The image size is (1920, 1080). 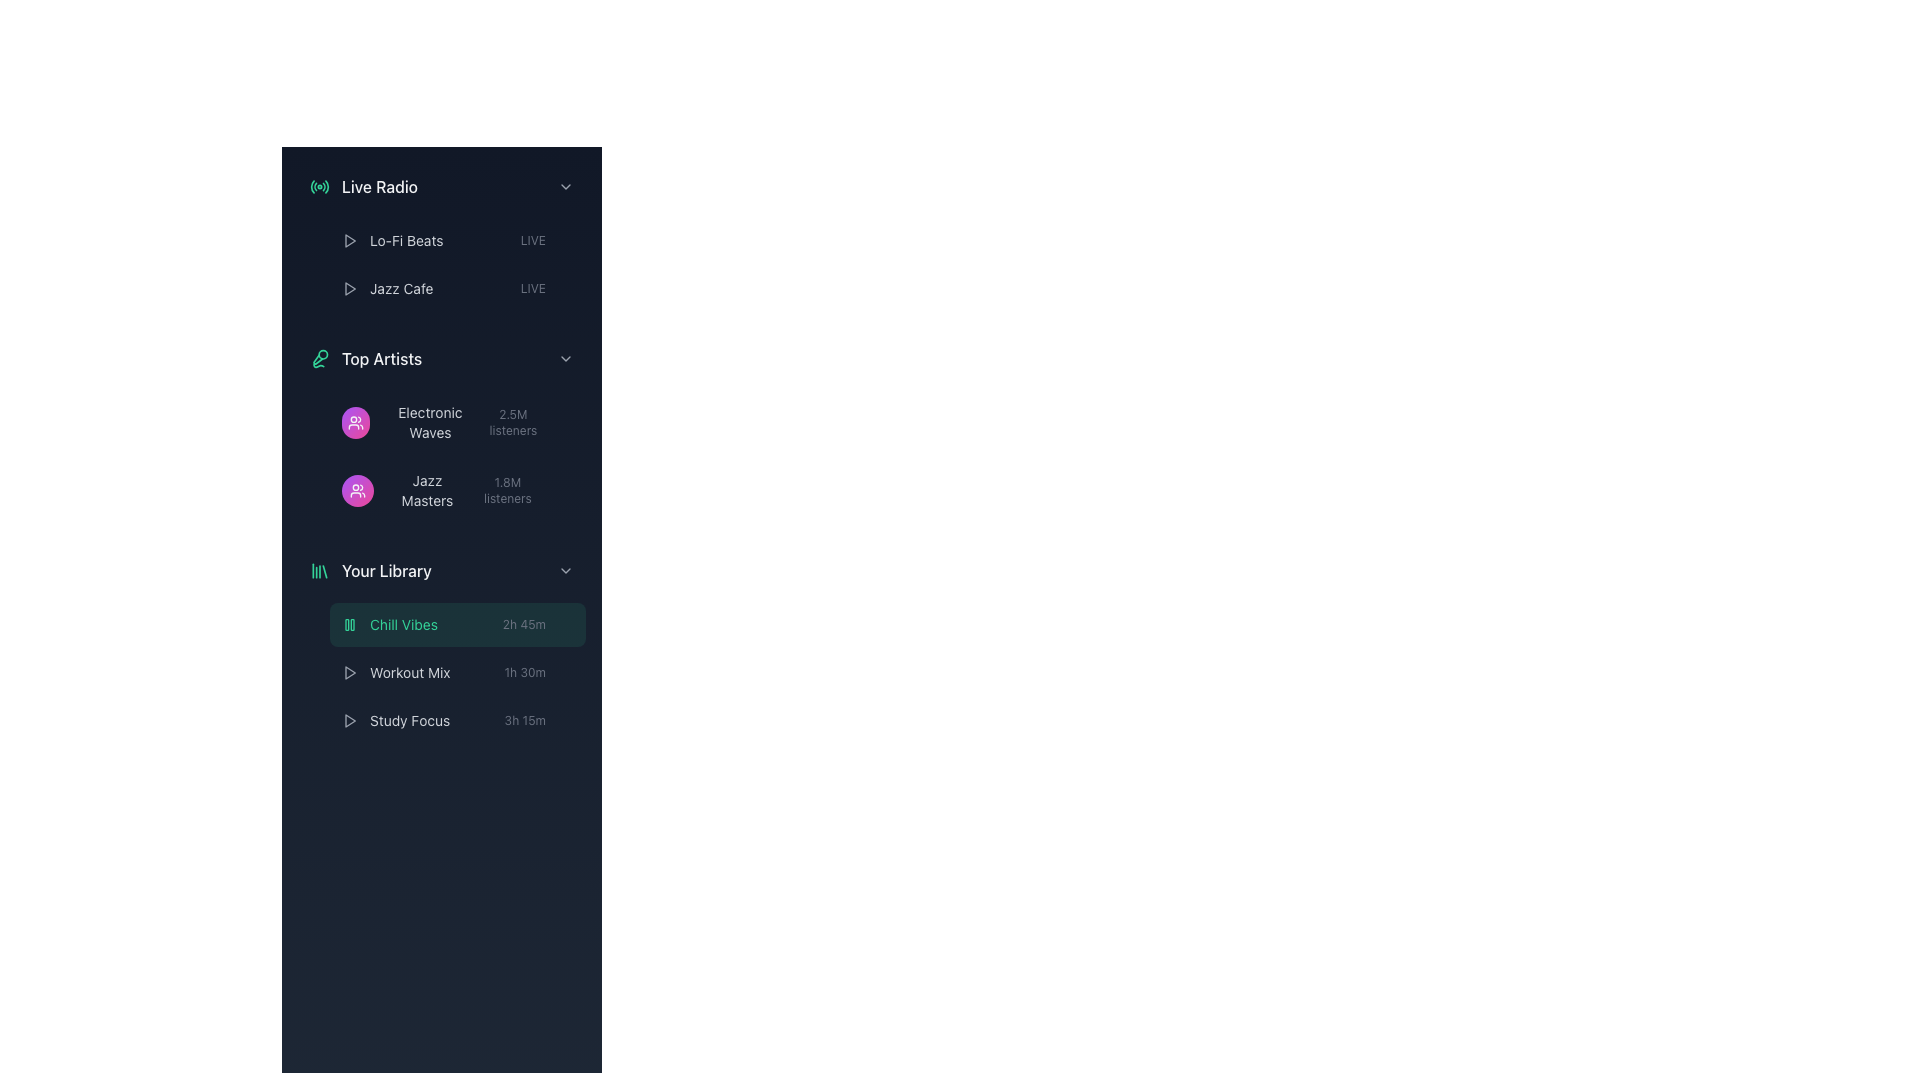 I want to click on the first playlist item labeled 'Chill Vibes', so click(x=456, y=623).